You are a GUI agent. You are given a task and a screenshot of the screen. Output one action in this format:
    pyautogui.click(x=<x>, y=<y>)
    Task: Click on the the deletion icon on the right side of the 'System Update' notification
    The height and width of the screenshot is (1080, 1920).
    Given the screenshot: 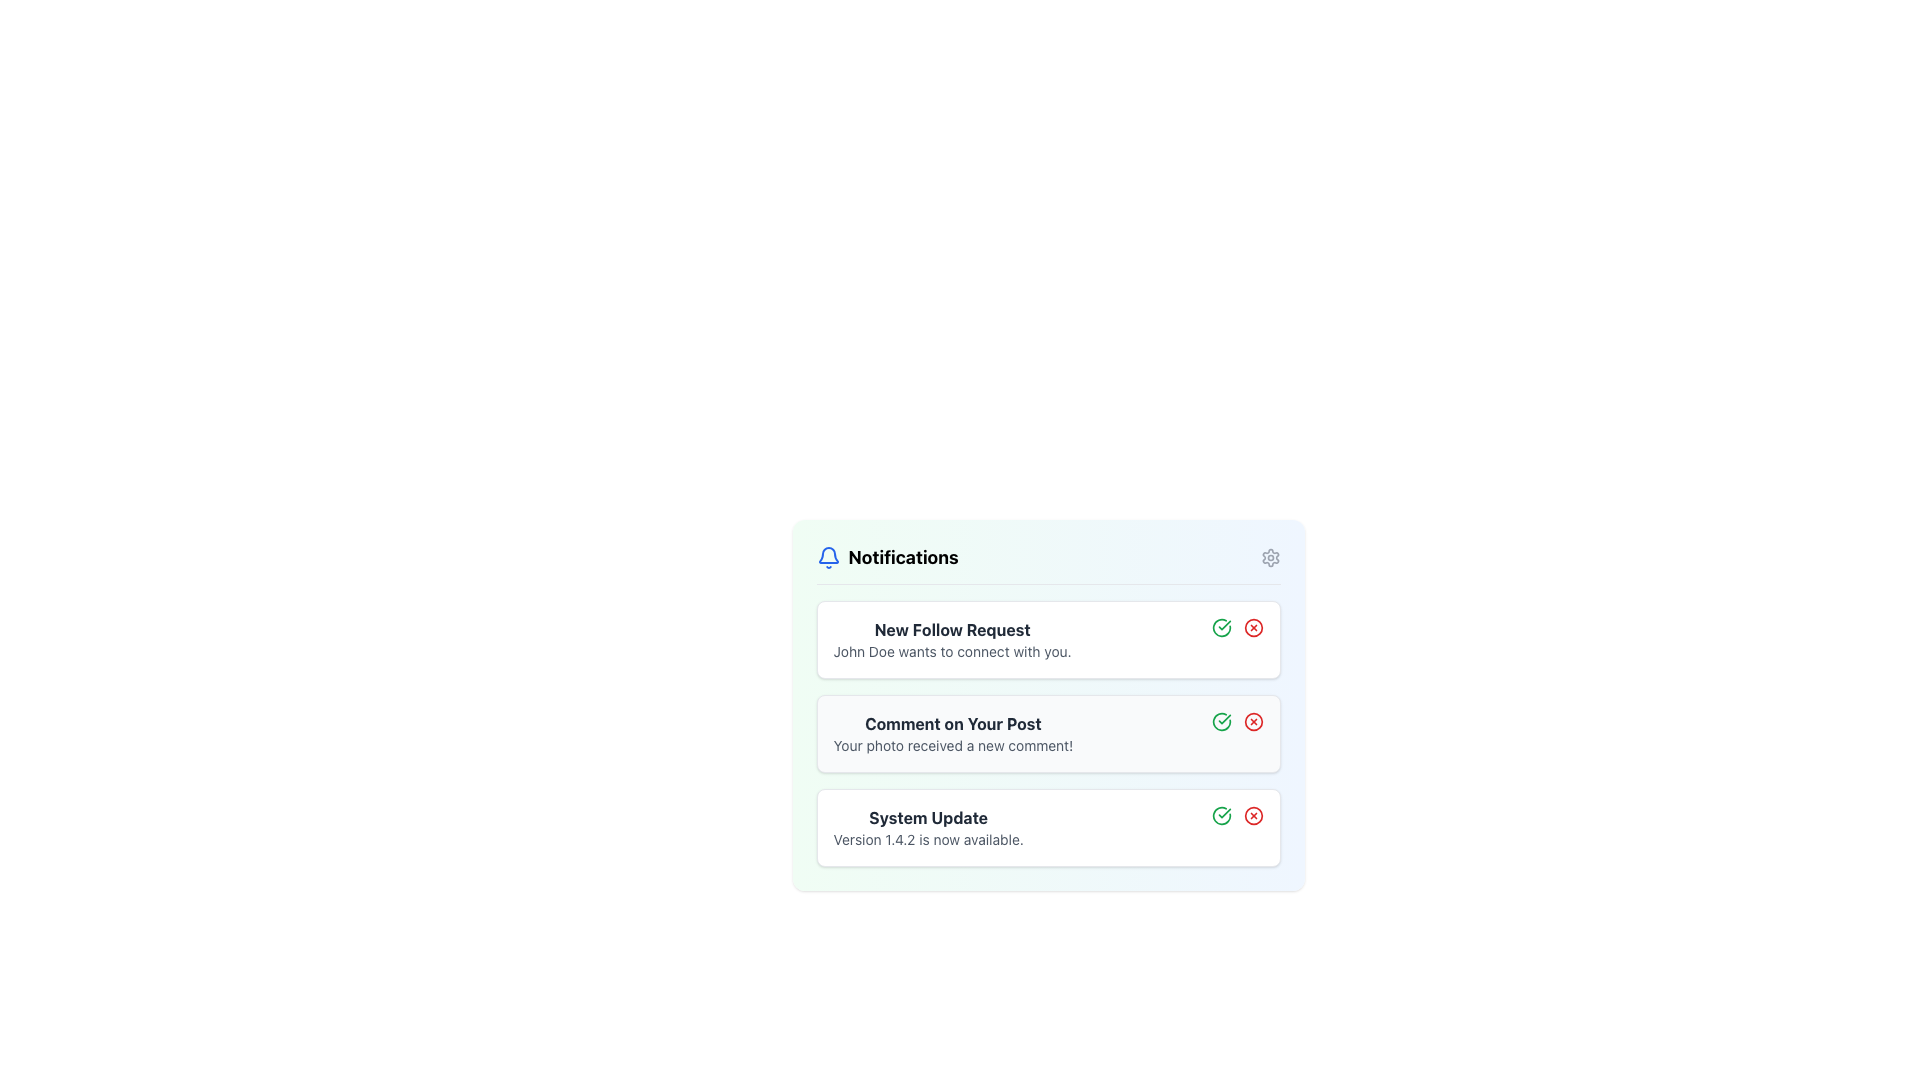 What is the action you would take?
    pyautogui.click(x=1252, y=816)
    